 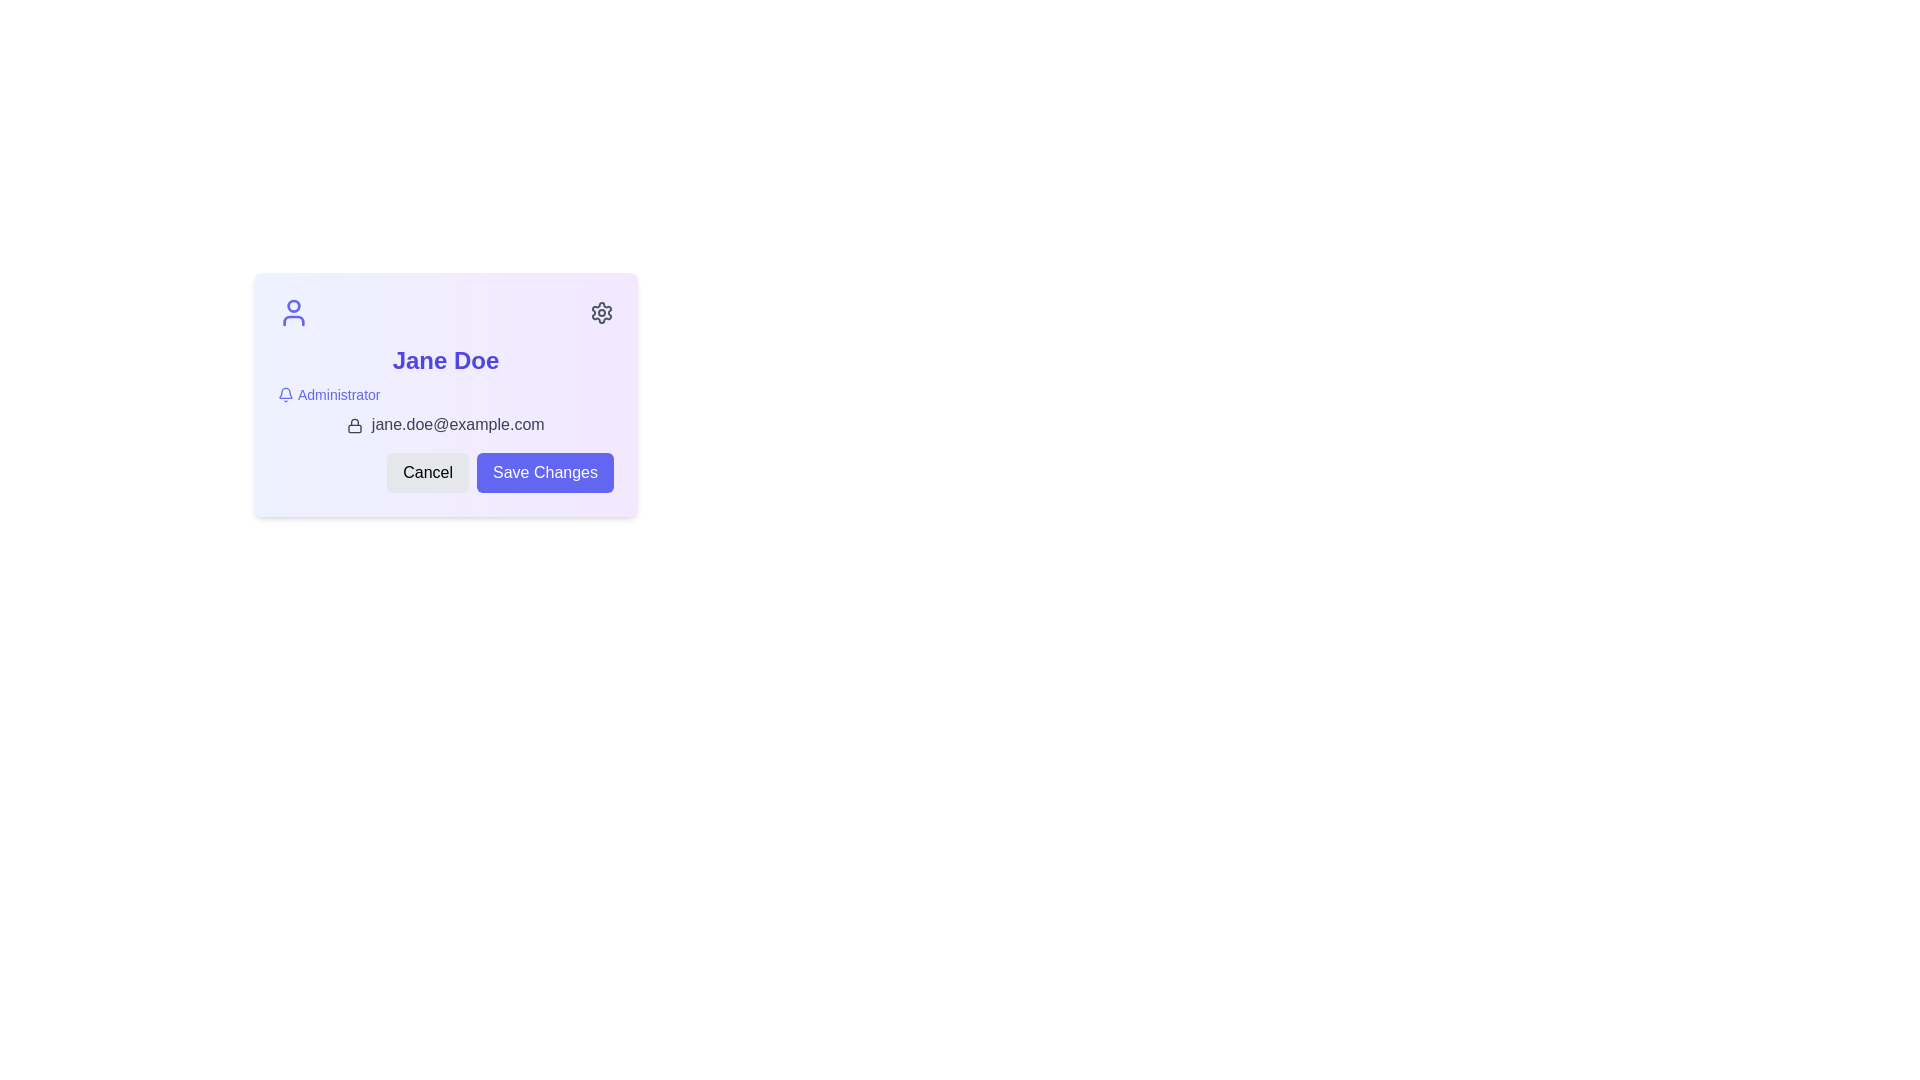 I want to click on the text label displaying the user's name at the top of the section, so click(x=445, y=361).